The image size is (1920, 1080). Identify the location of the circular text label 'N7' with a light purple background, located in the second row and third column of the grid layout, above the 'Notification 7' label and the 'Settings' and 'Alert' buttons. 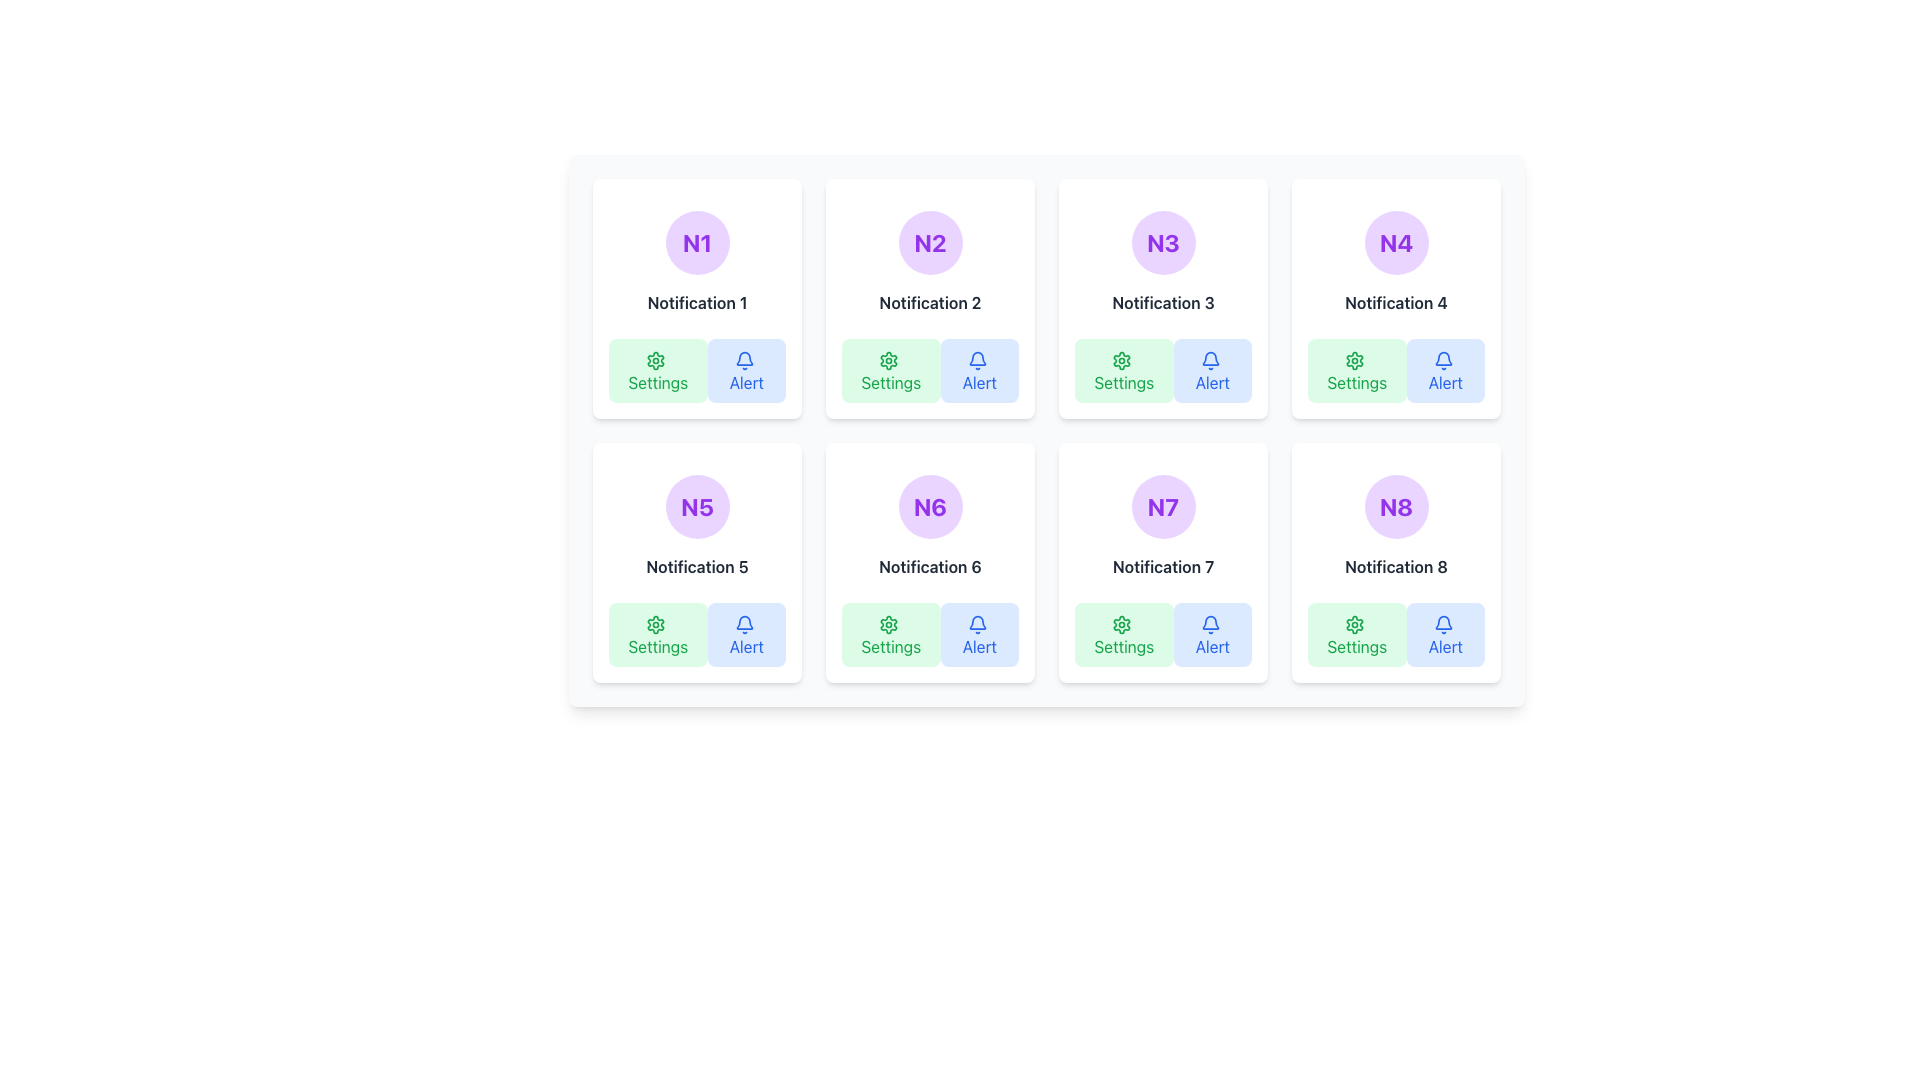
(1163, 505).